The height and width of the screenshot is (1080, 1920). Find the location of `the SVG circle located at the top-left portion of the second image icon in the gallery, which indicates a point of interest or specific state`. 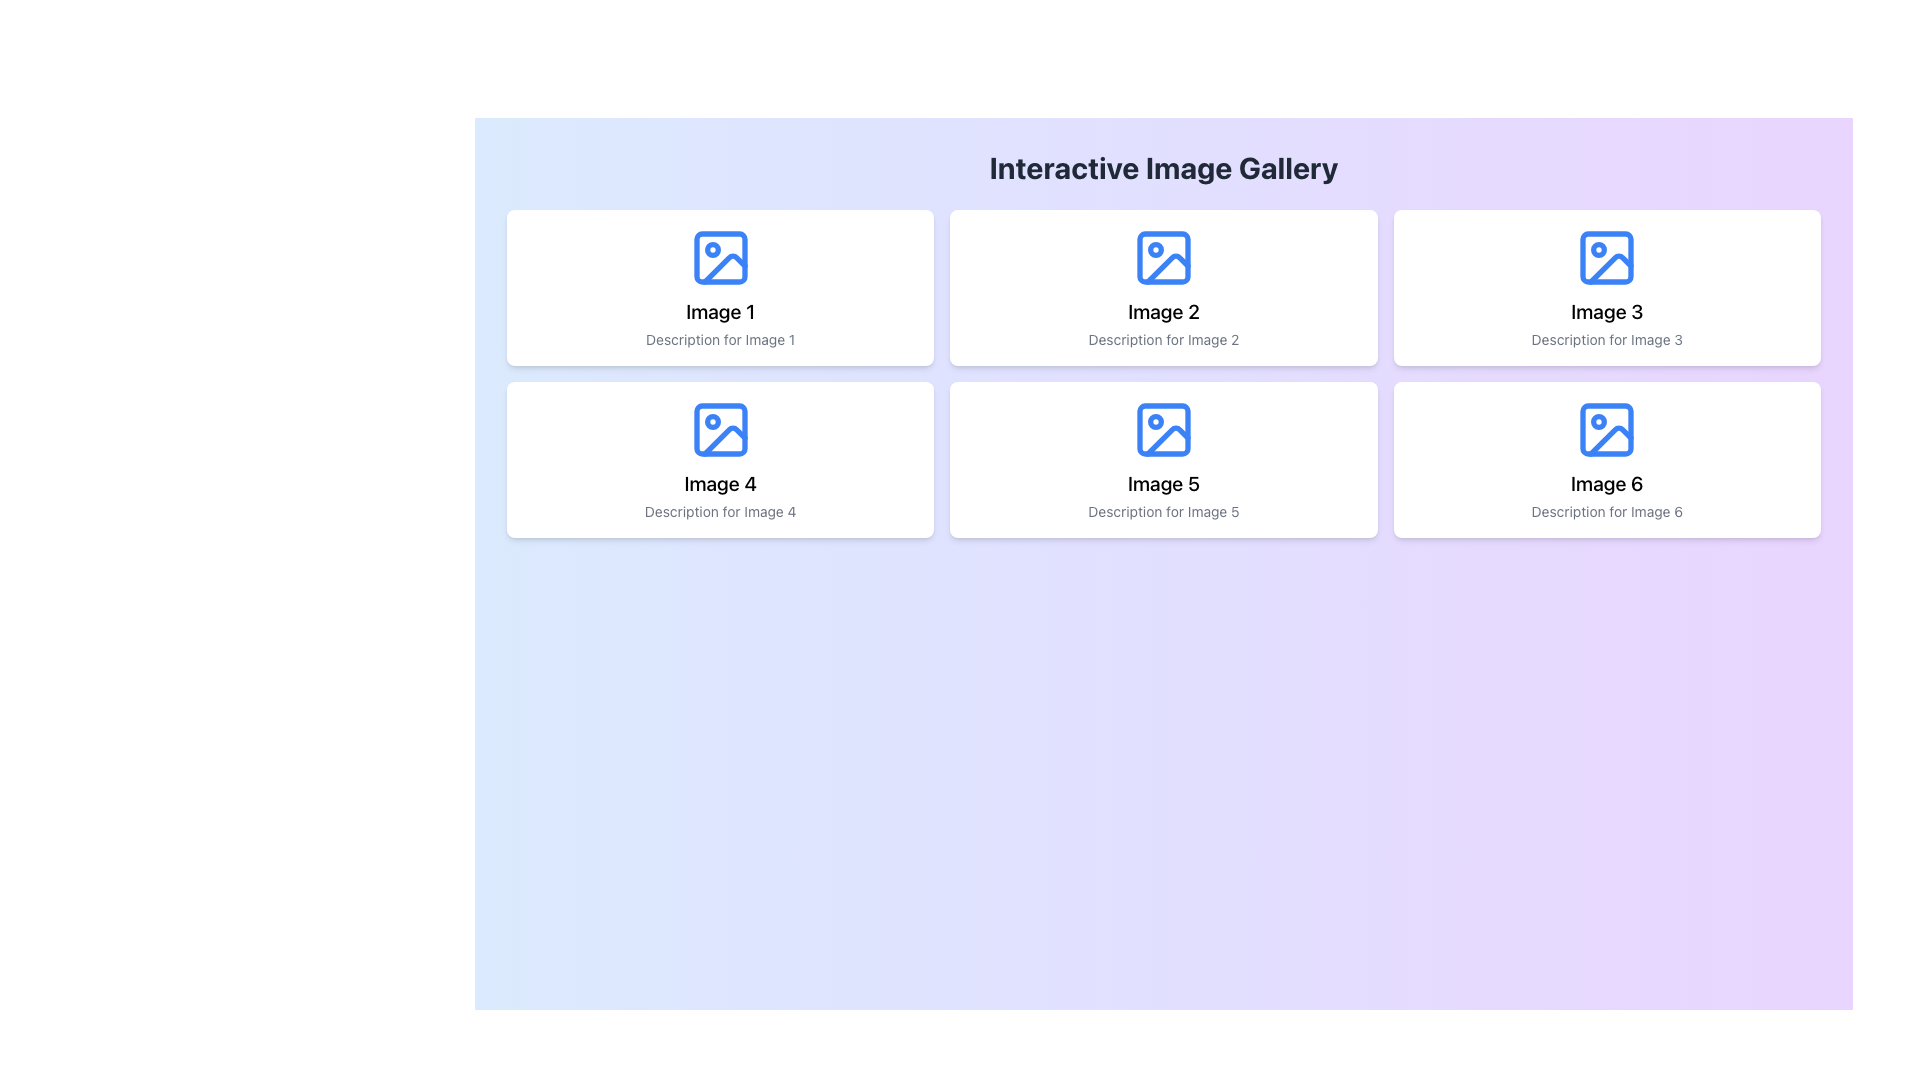

the SVG circle located at the top-left portion of the second image icon in the gallery, which indicates a point of interest or specific state is located at coordinates (1156, 249).